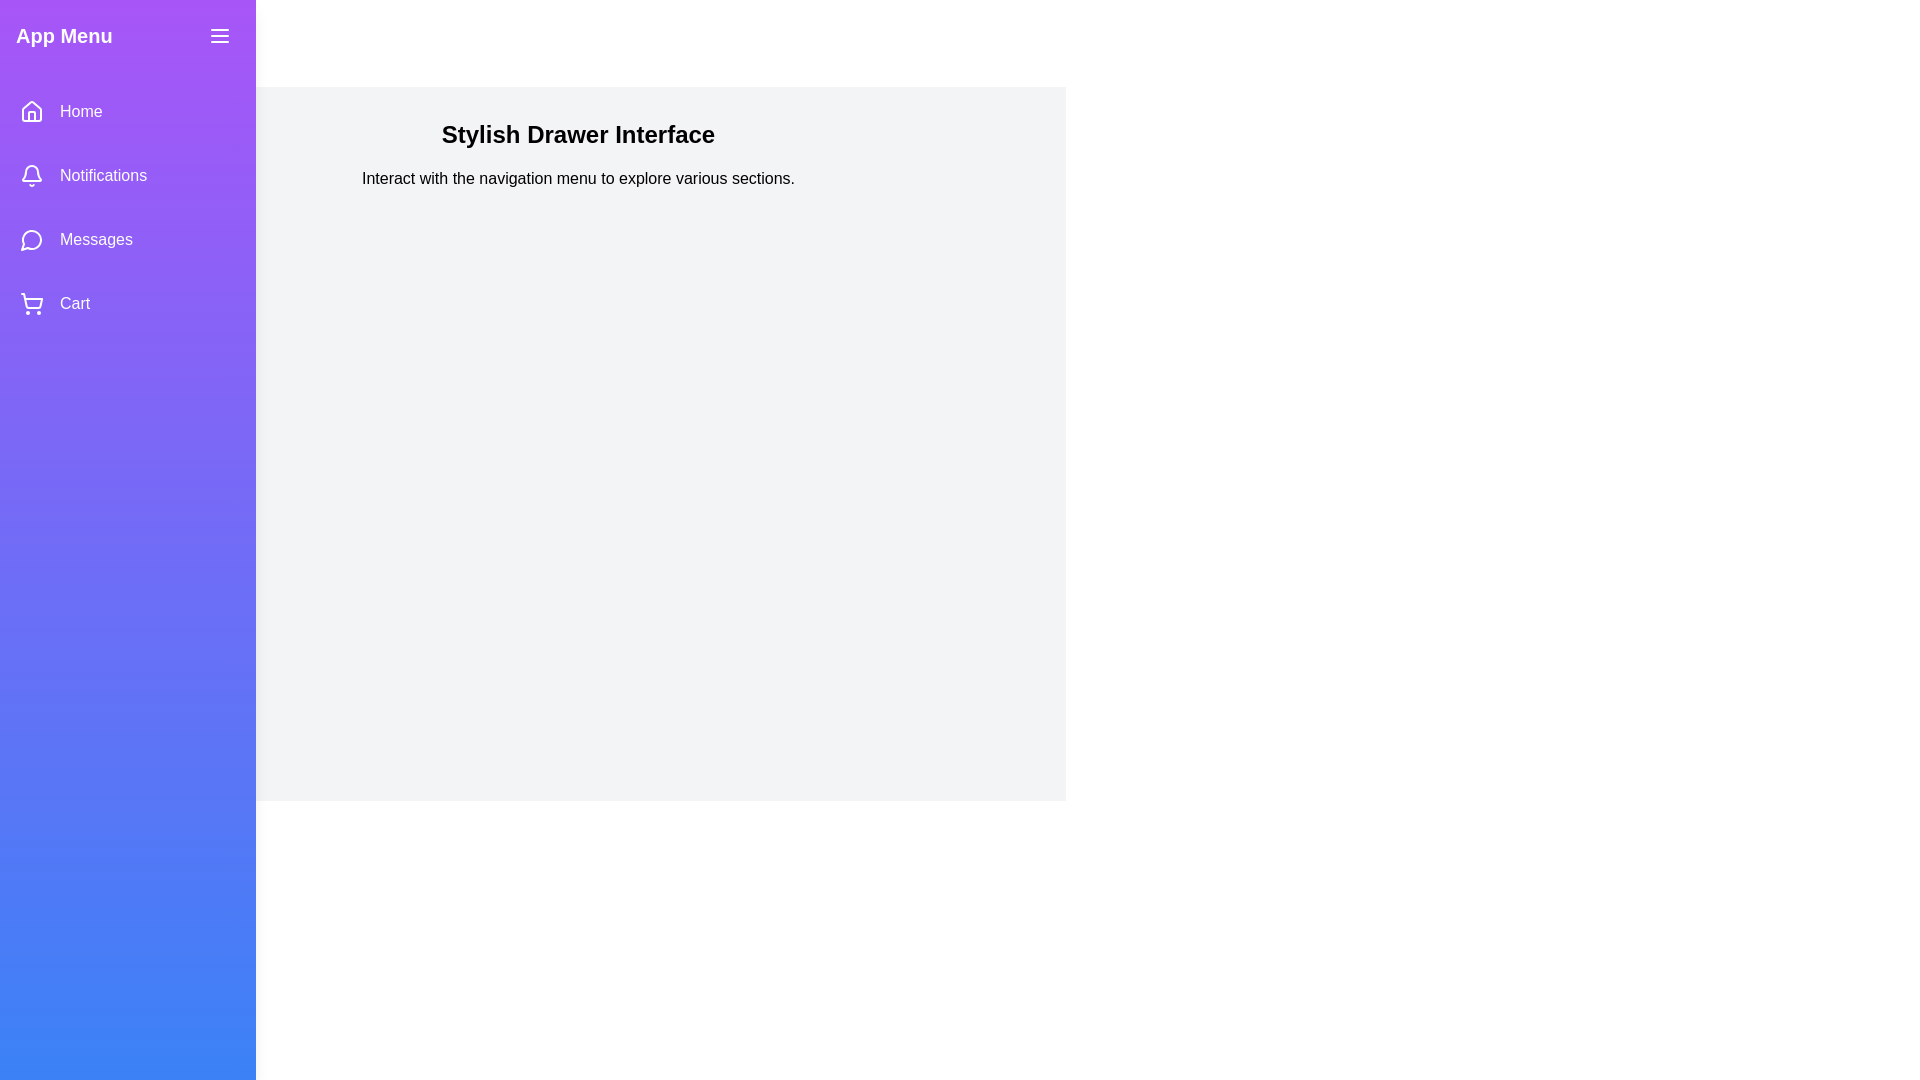 The image size is (1920, 1080). Describe the element at coordinates (220, 35) in the screenshot. I see `the menu button to toggle the drawer state` at that location.